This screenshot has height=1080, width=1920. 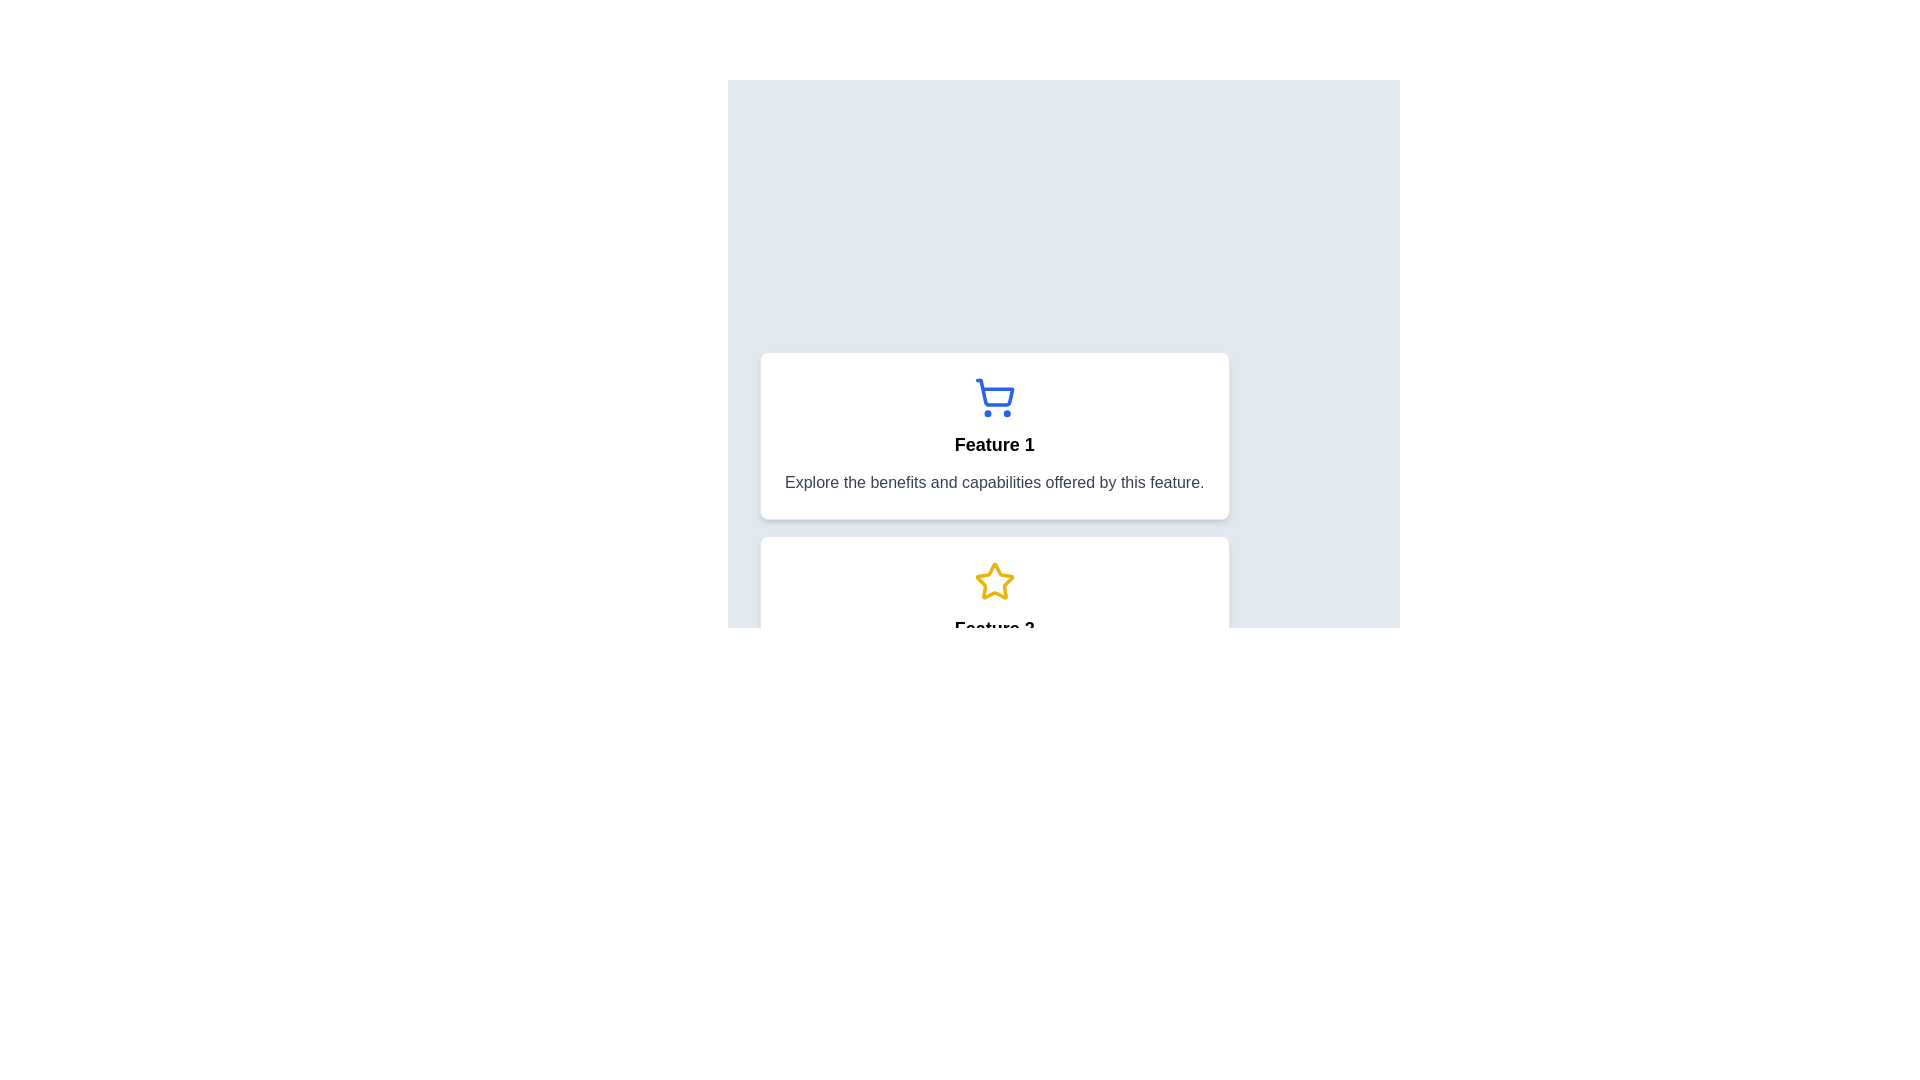 I want to click on the Custom Card which features a yellow star-shaped icon at the top, with the title 'Feature 2' in bold black text and a gray description below it, so click(x=994, y=619).